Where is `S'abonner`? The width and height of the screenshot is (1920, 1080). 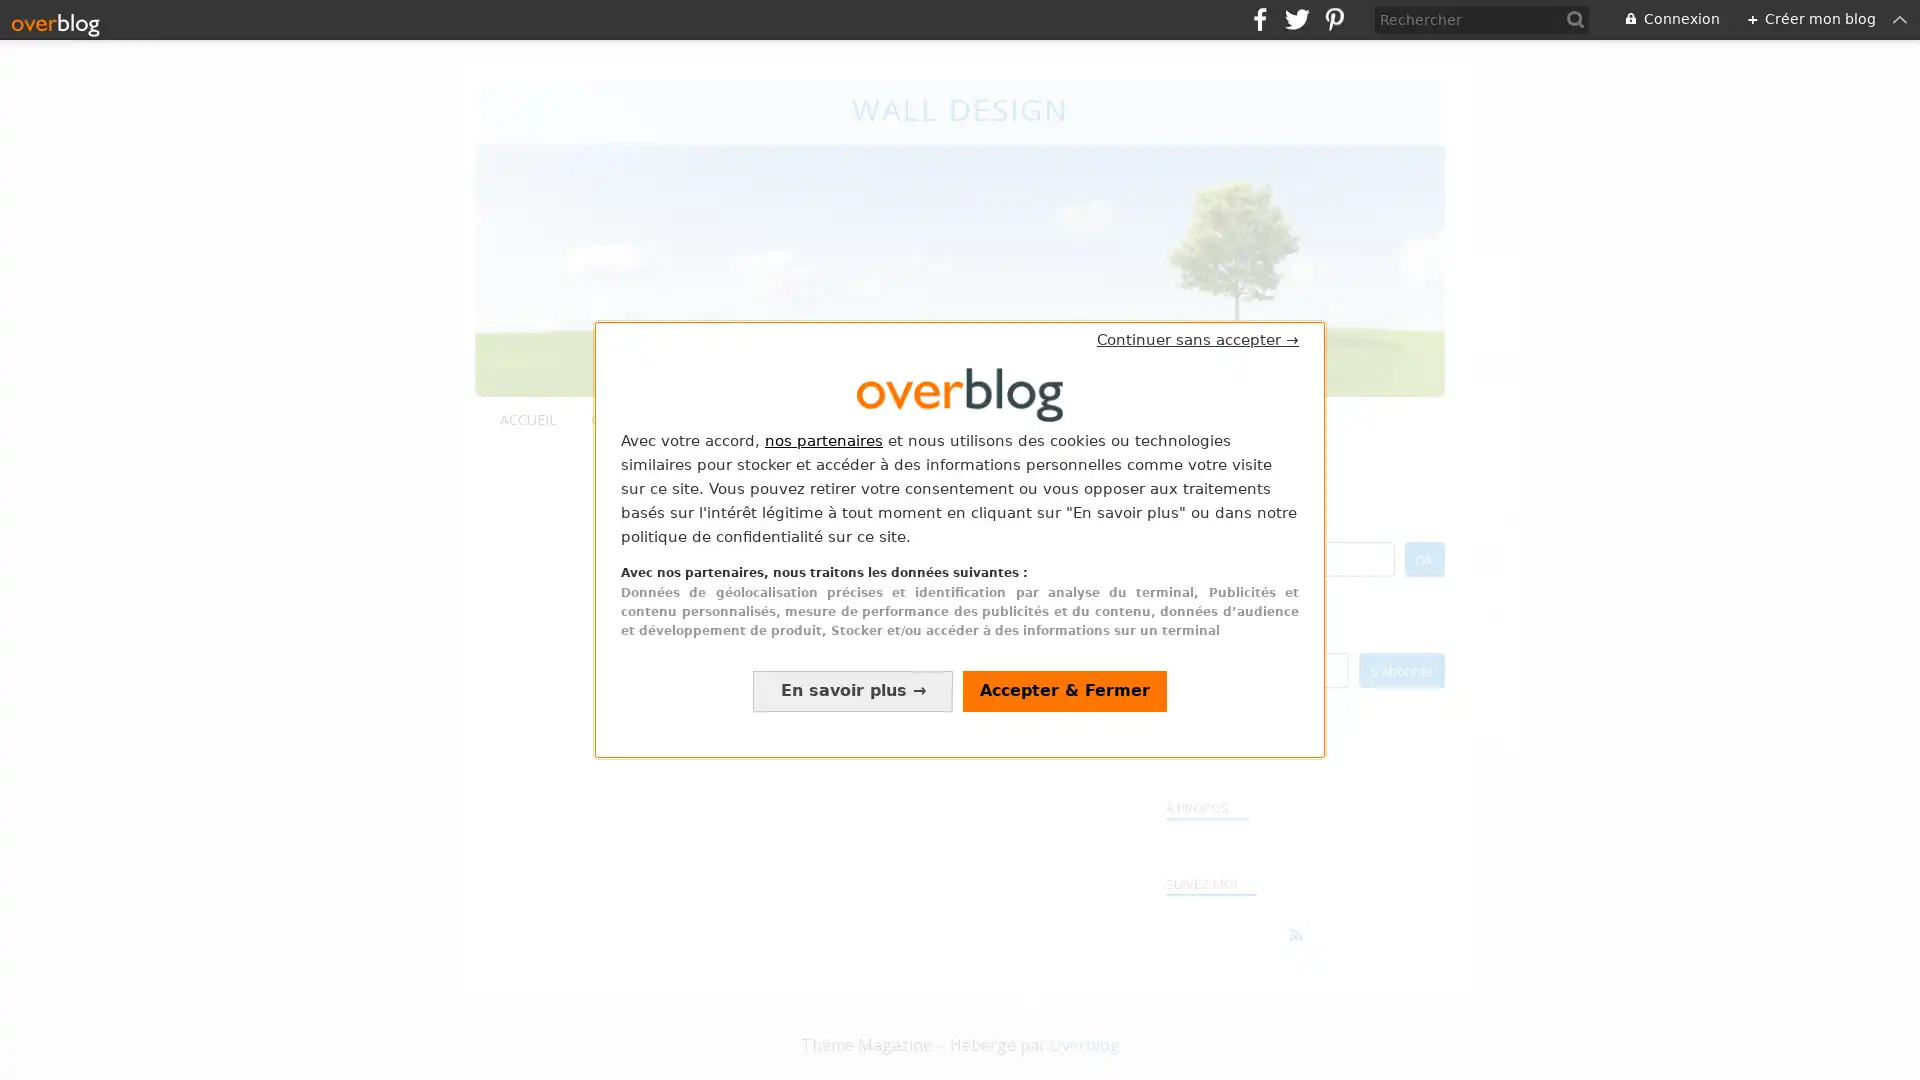 S'abonner is located at coordinates (1400, 669).